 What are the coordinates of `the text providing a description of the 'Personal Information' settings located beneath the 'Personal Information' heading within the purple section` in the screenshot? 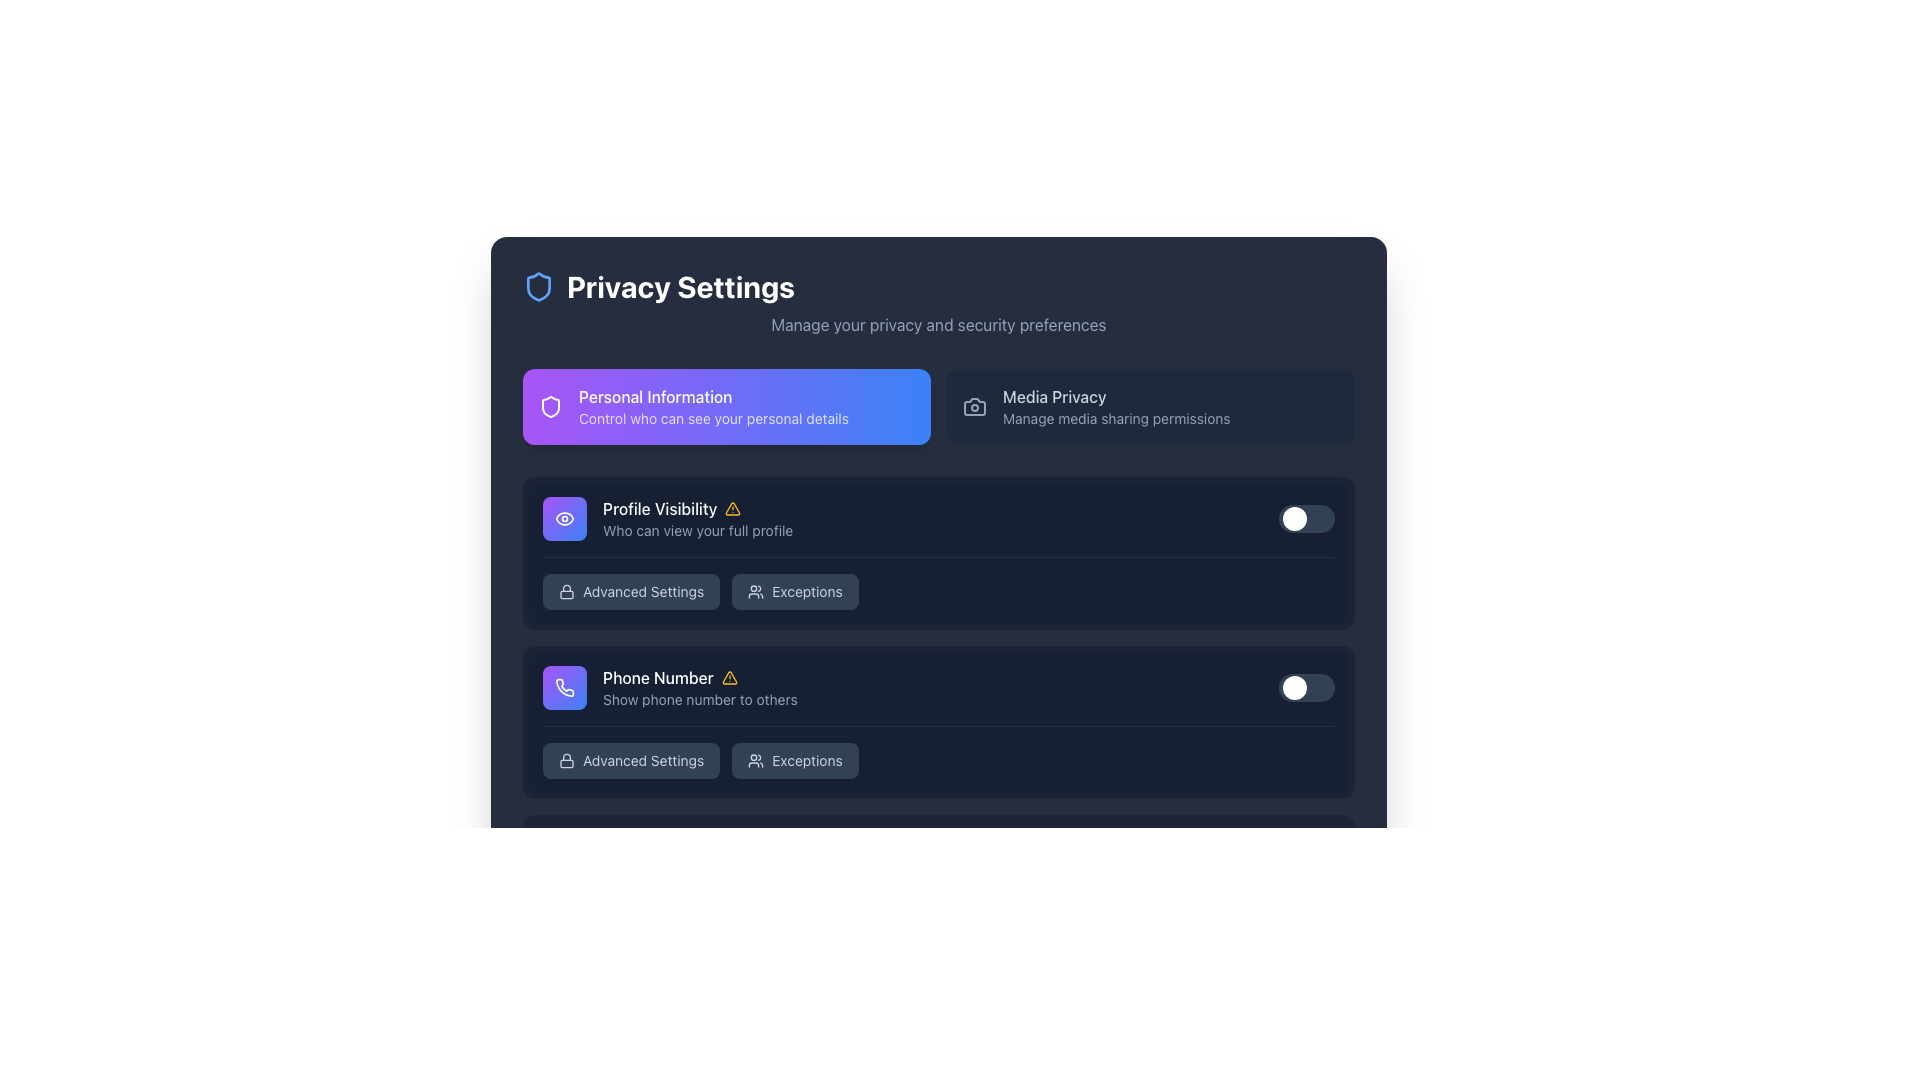 It's located at (714, 418).